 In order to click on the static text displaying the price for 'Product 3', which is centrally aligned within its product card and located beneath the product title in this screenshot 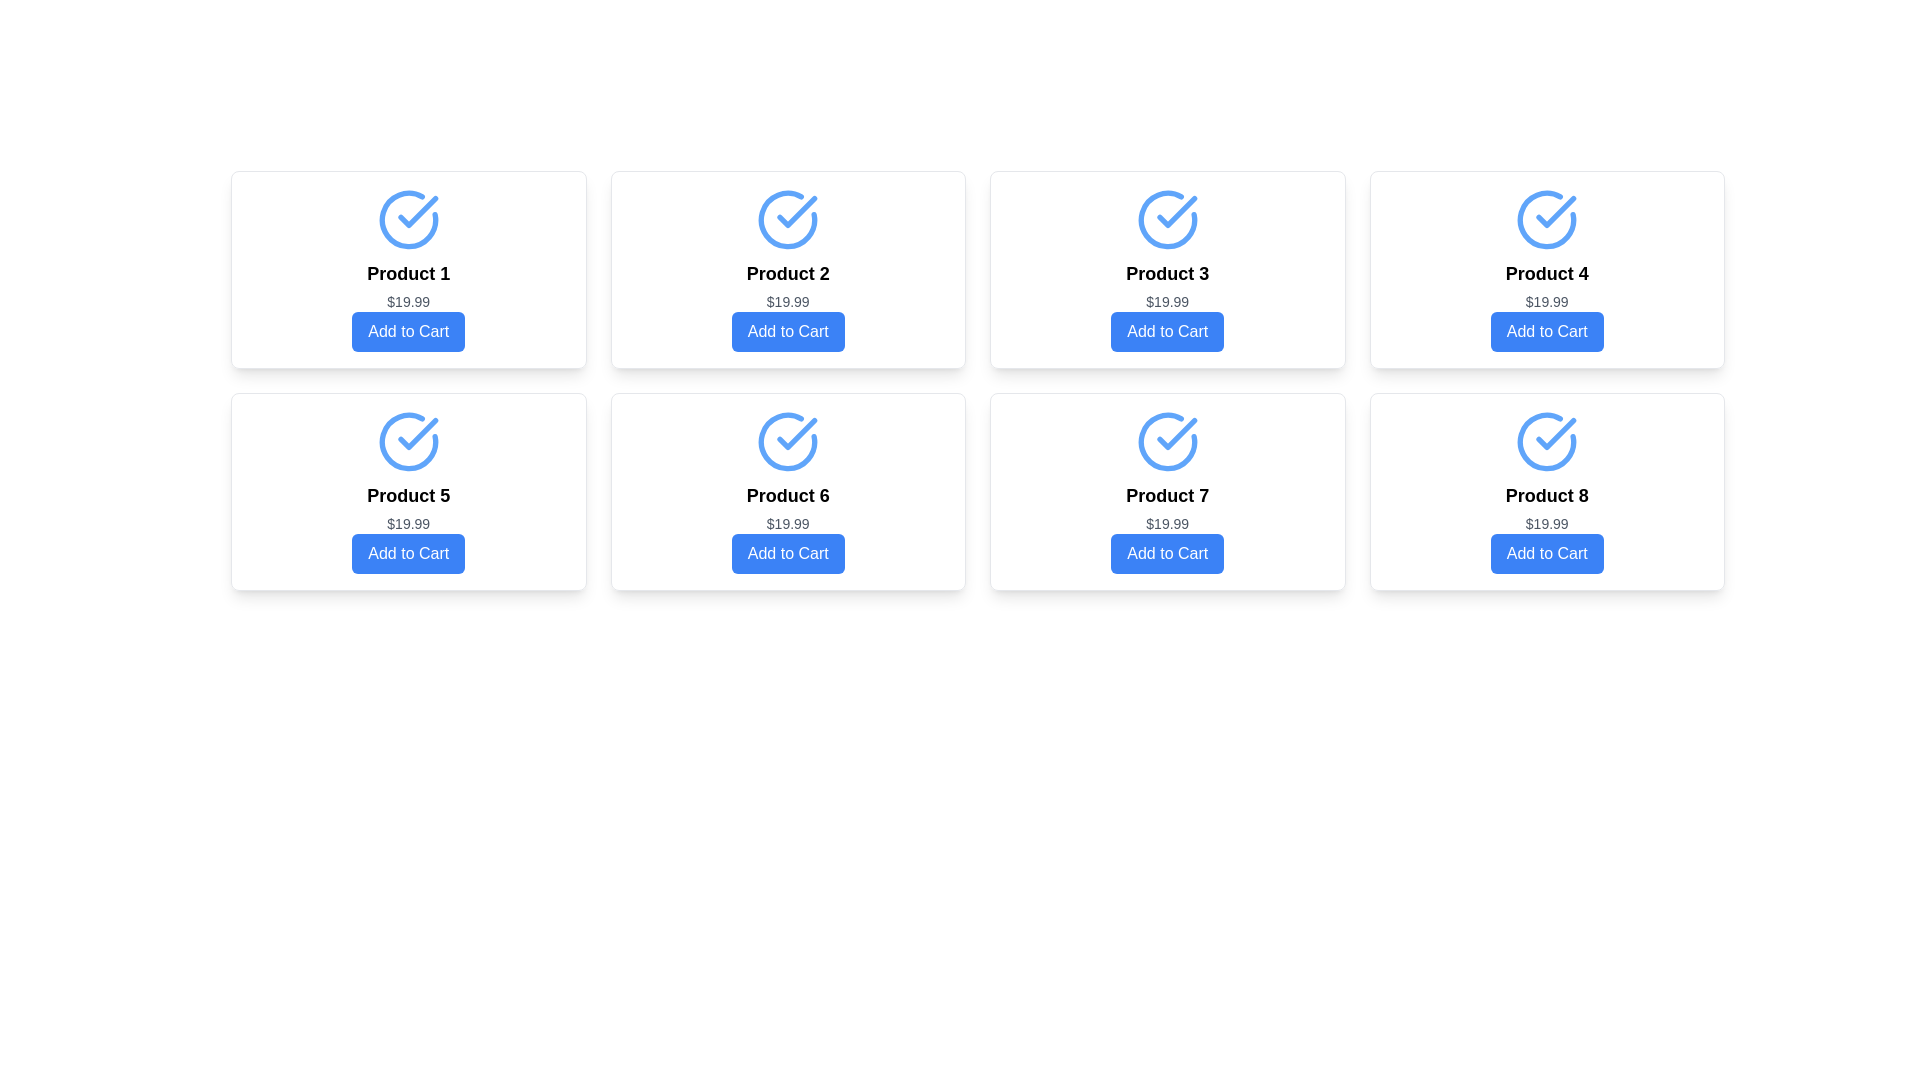, I will do `click(1167, 301)`.